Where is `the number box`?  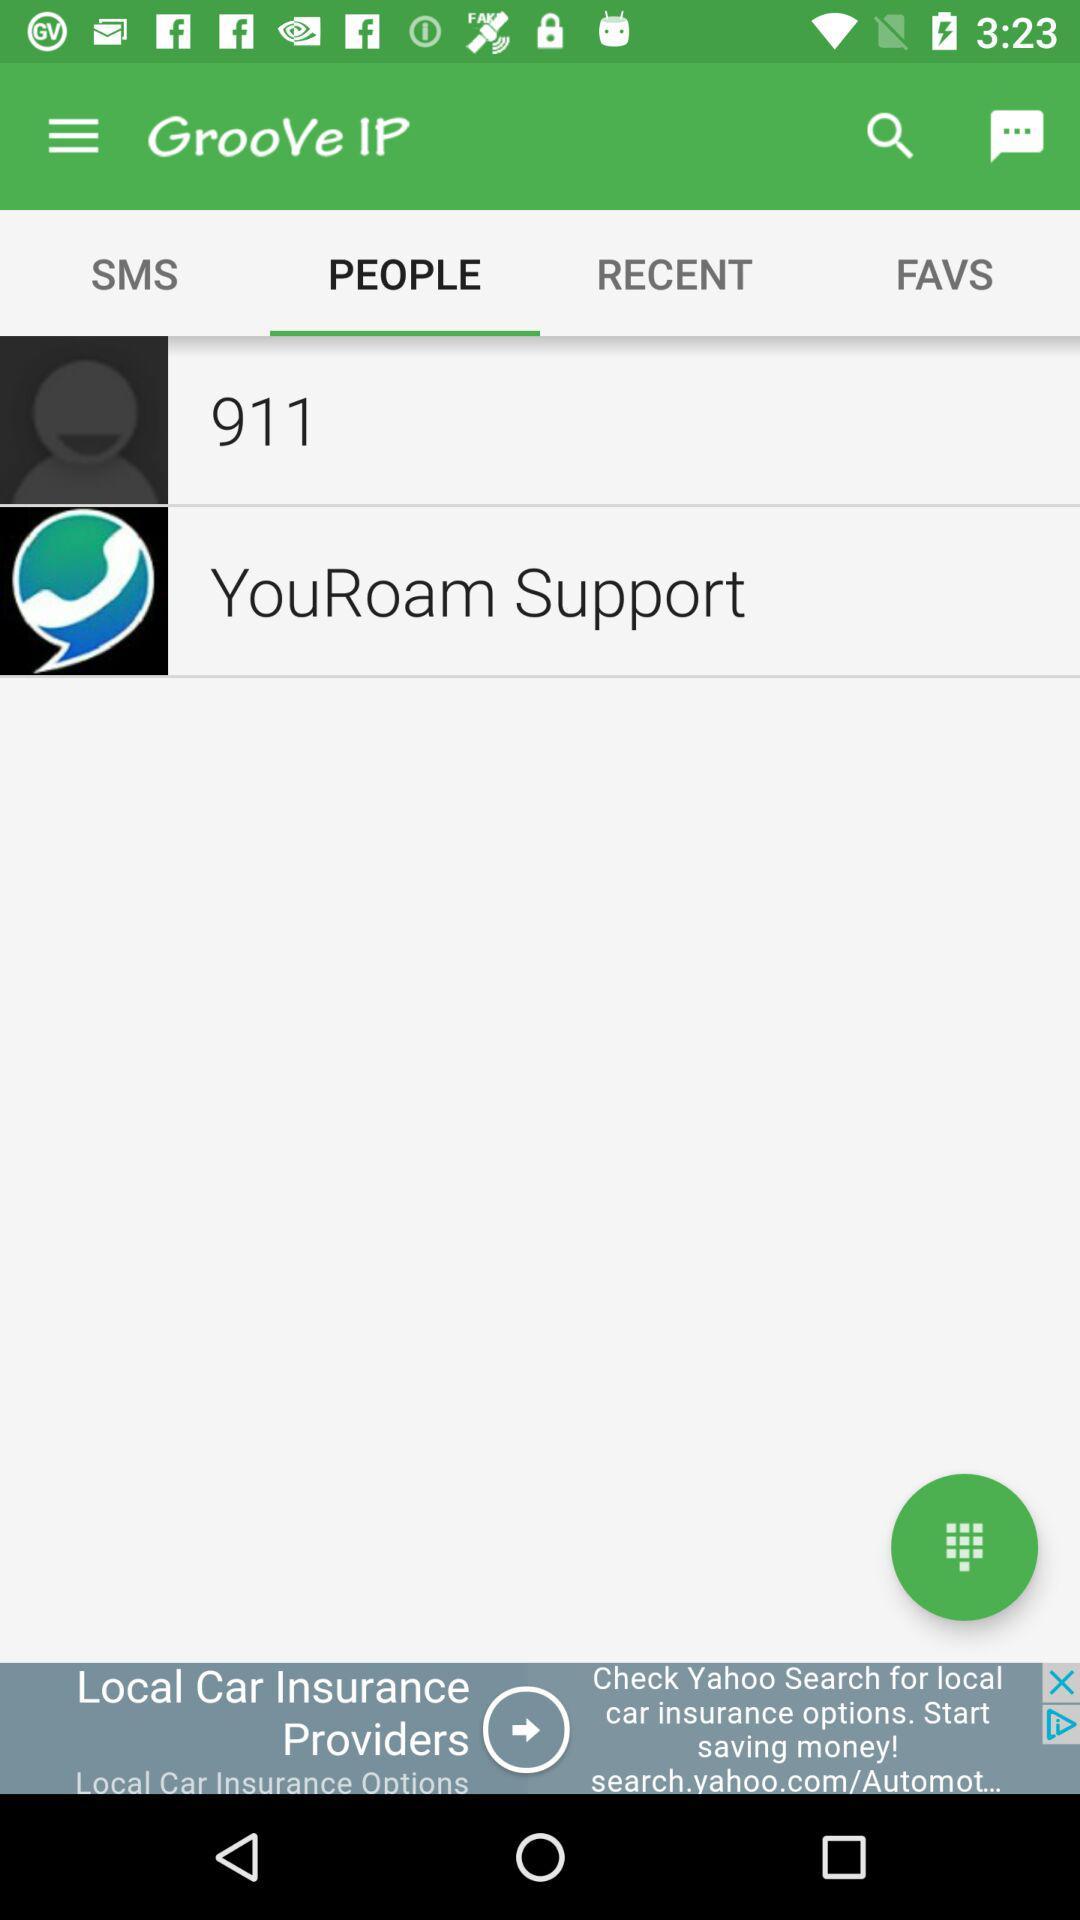 the number box is located at coordinates (963, 1546).